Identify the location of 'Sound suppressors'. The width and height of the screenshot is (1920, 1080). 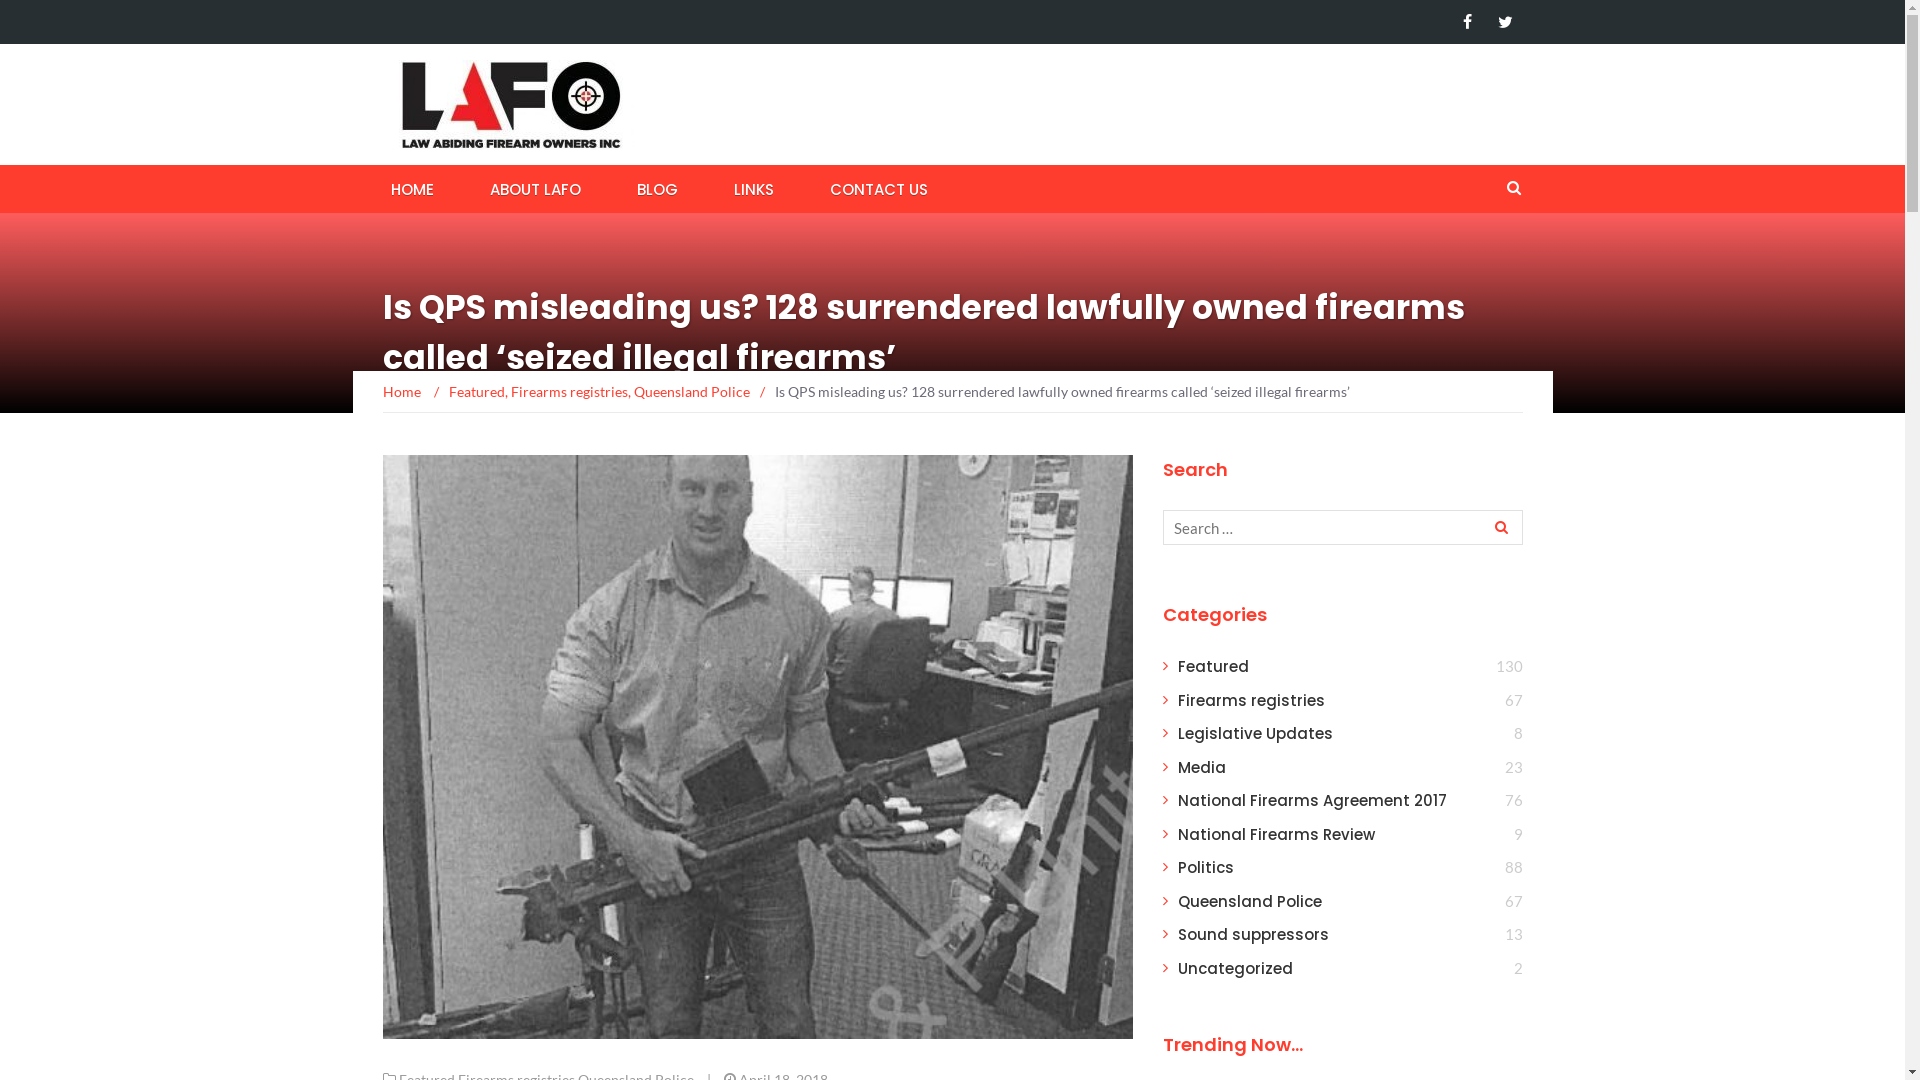
(1252, 934).